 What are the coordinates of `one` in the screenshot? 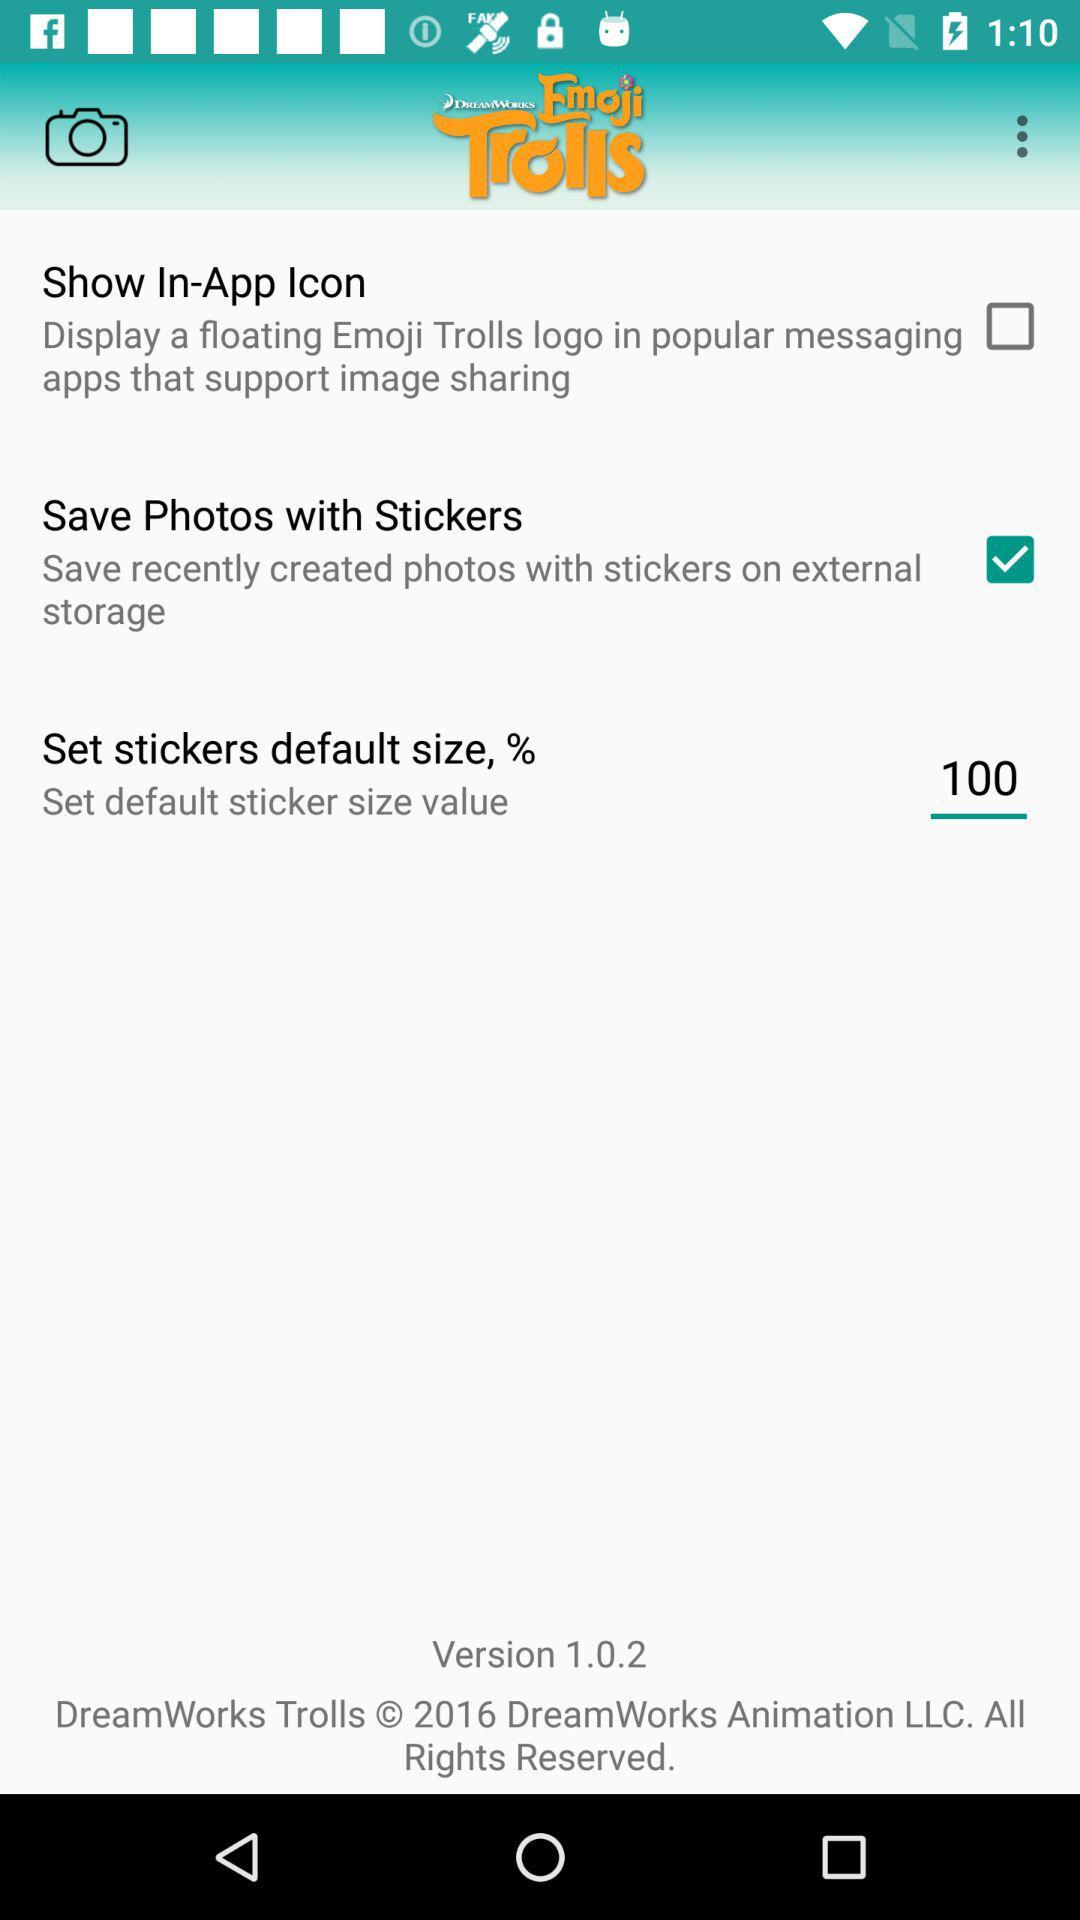 It's located at (1003, 559).